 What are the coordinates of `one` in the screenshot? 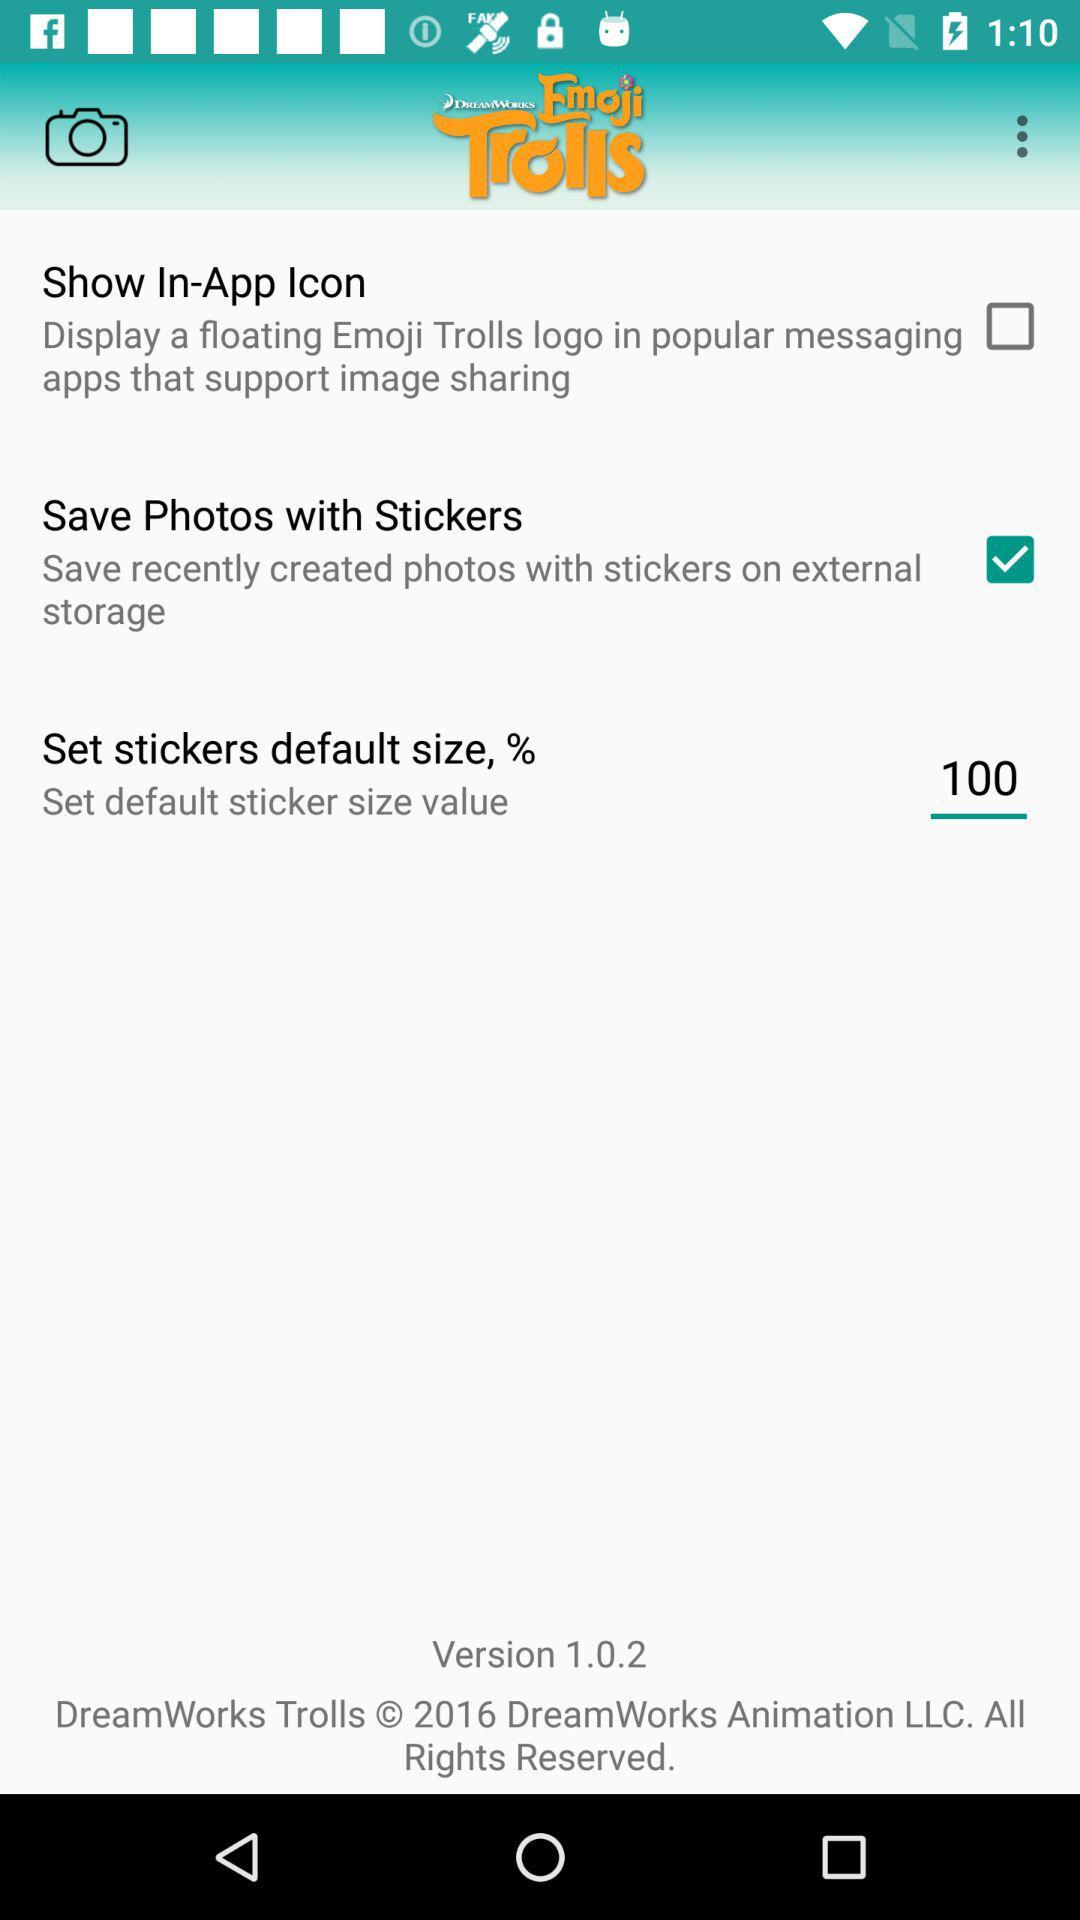 It's located at (1003, 559).